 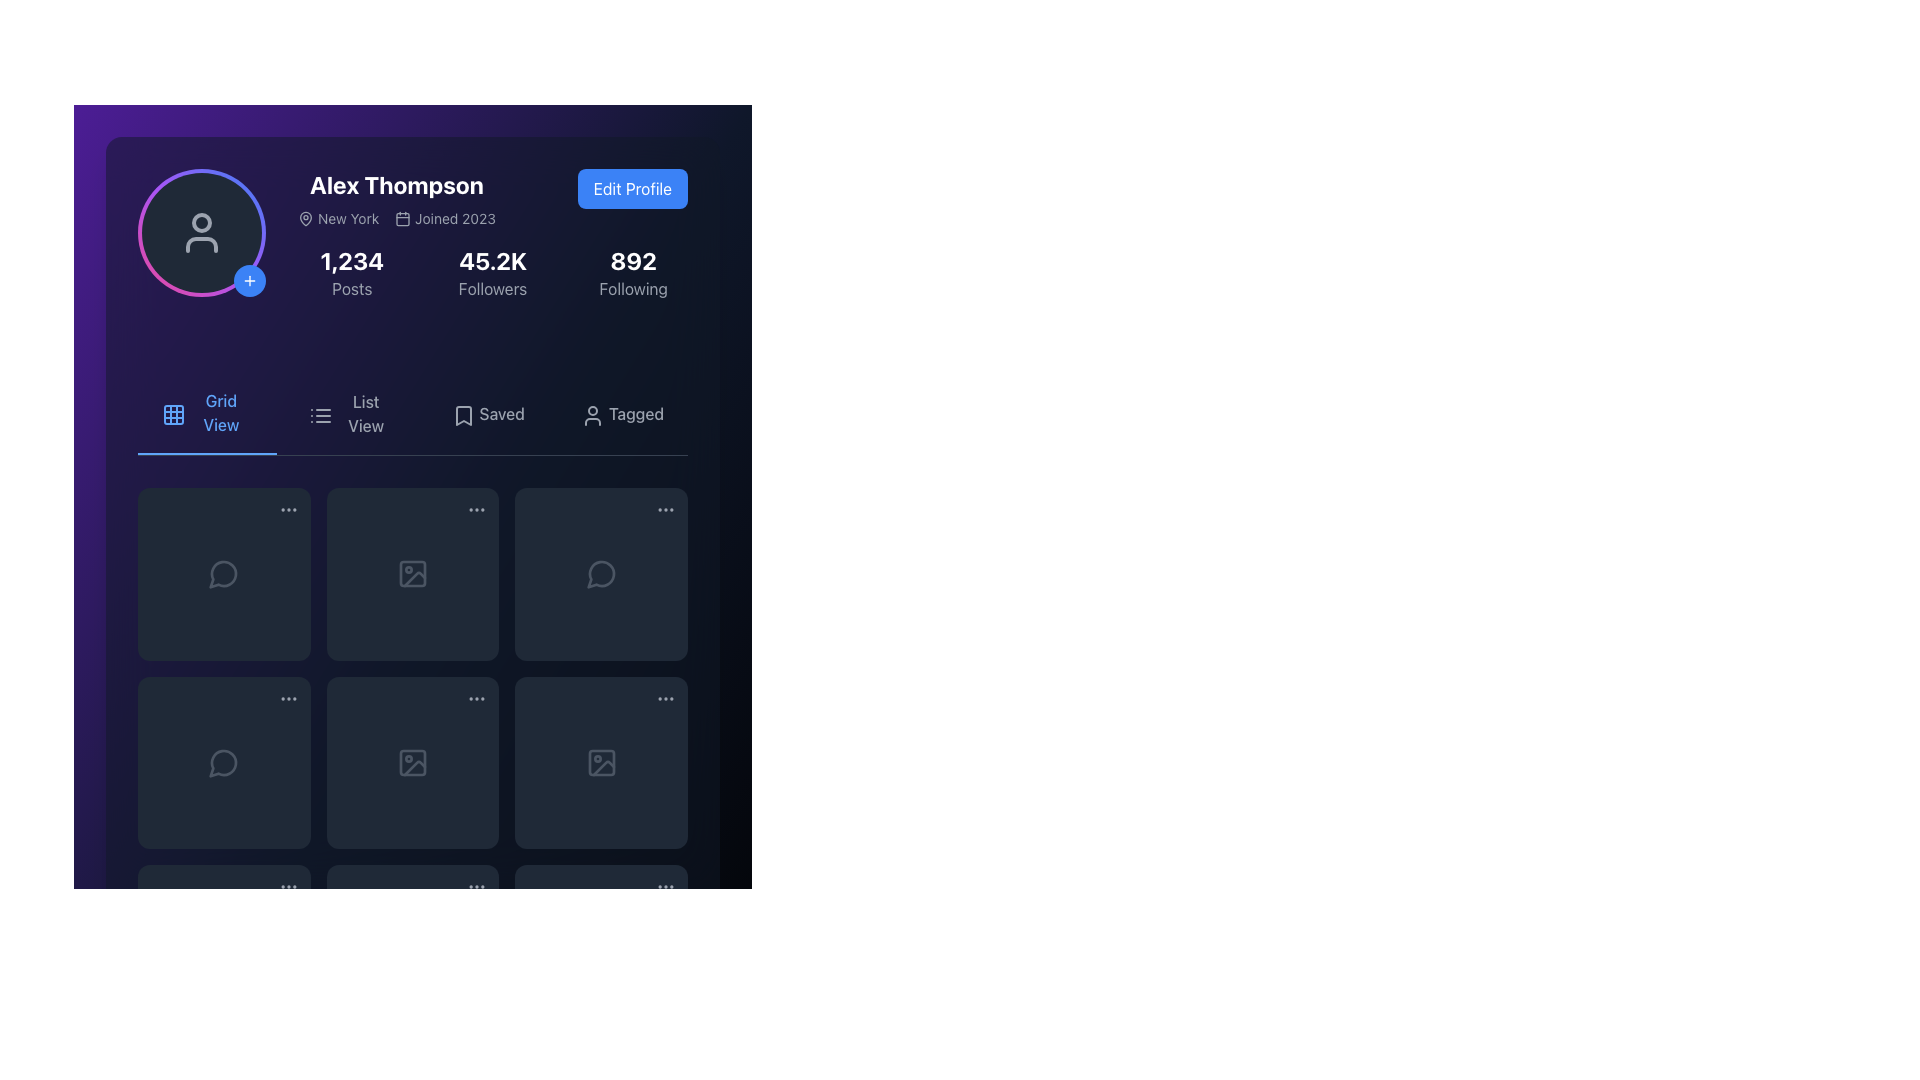 What do you see at coordinates (476, 887) in the screenshot?
I see `the button with an ellipsis icon located in the top-right section of the square card` at bounding box center [476, 887].